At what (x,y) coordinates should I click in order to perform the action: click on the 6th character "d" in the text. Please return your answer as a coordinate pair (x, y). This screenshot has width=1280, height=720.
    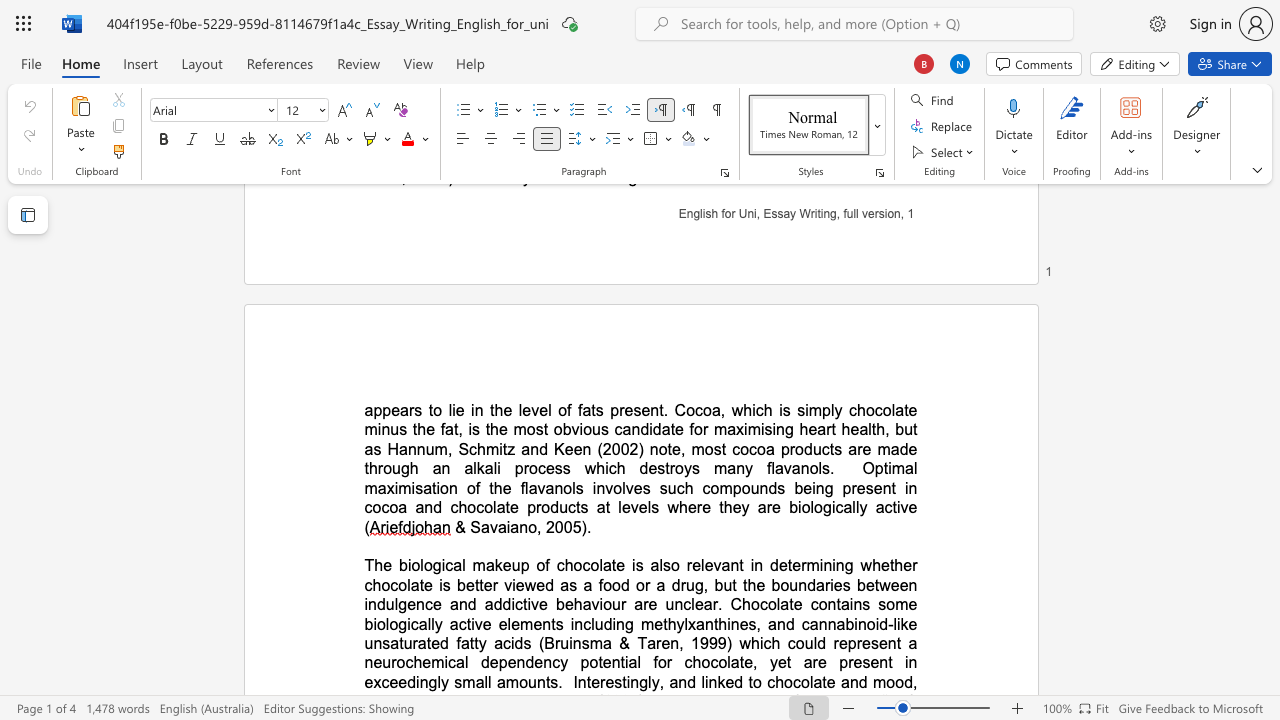
    Looking at the image, I should click on (643, 468).